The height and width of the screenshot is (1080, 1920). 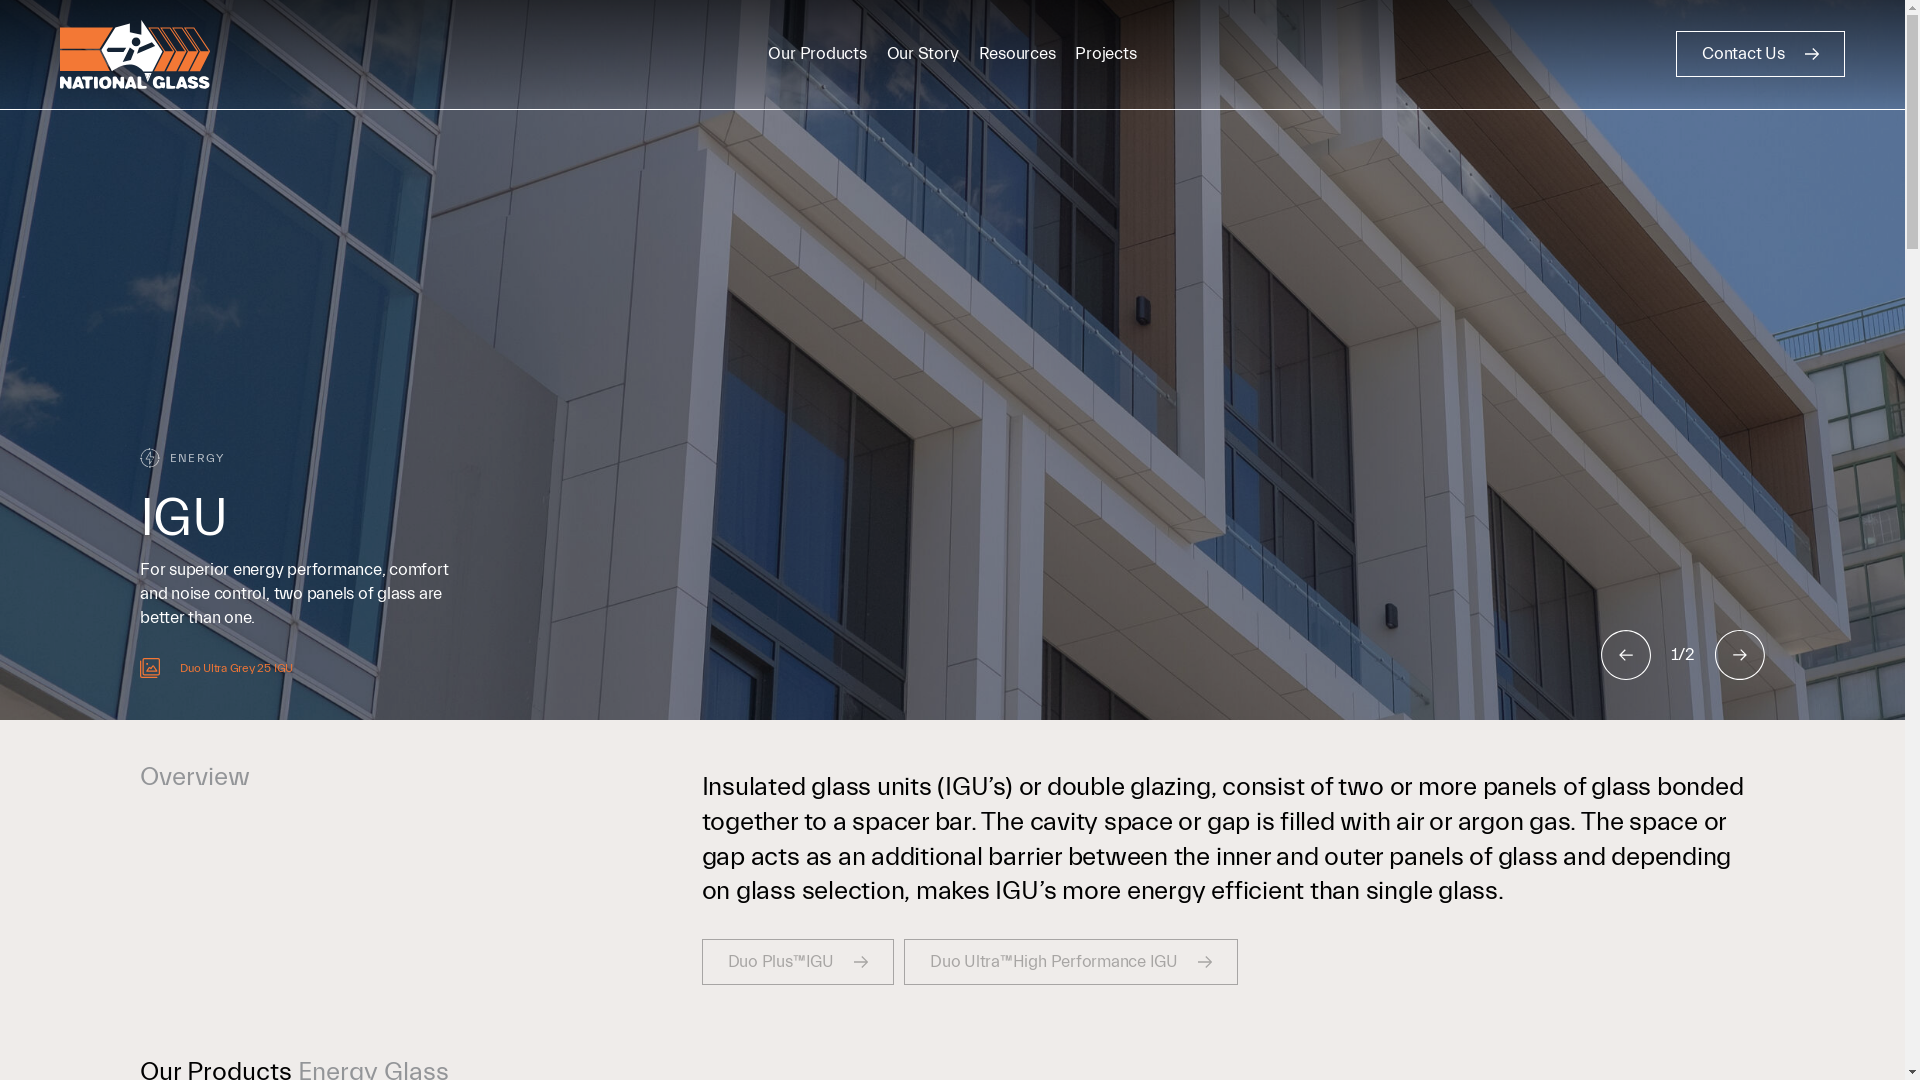 What do you see at coordinates (1738, 655) in the screenshot?
I see `'Next'` at bounding box center [1738, 655].